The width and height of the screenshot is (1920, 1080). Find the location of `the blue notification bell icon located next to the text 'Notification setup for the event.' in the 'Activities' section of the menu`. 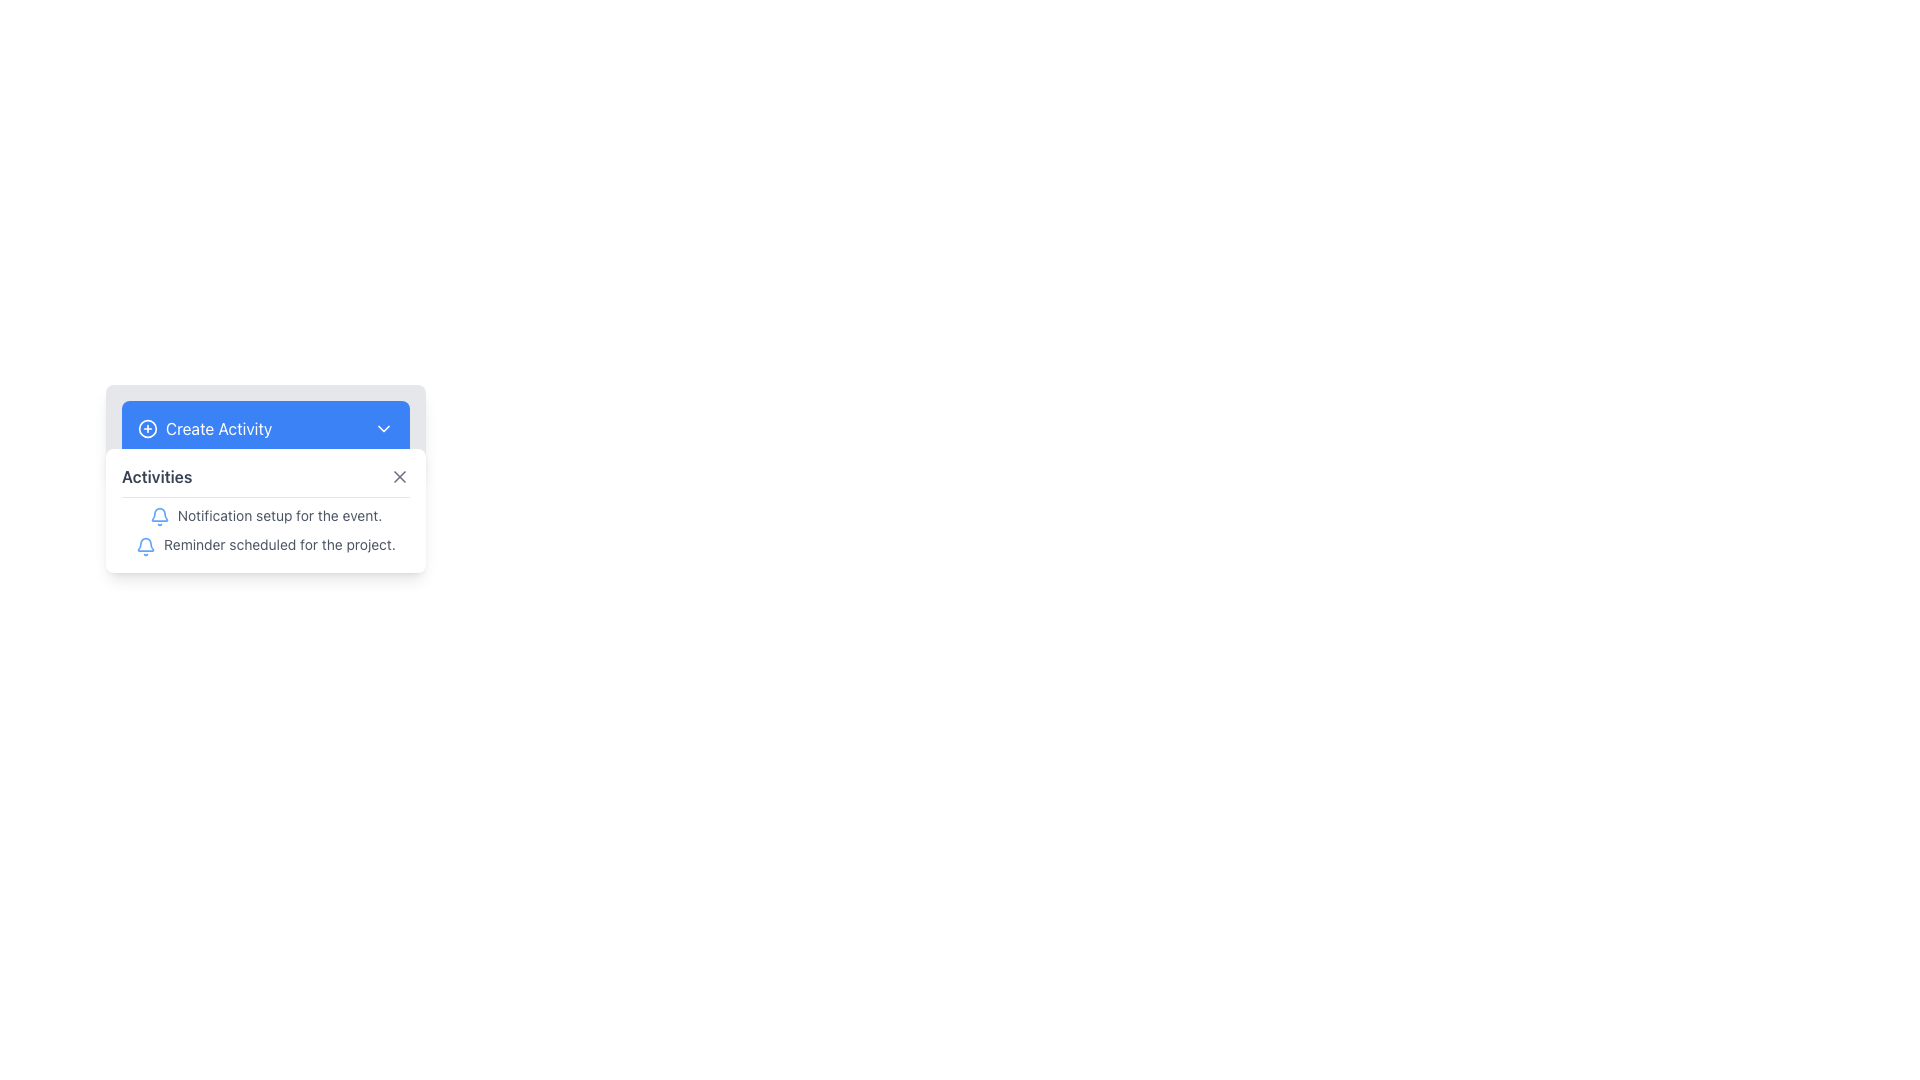

the blue notification bell icon located next to the text 'Notification setup for the event.' in the 'Activities' section of the menu is located at coordinates (158, 516).